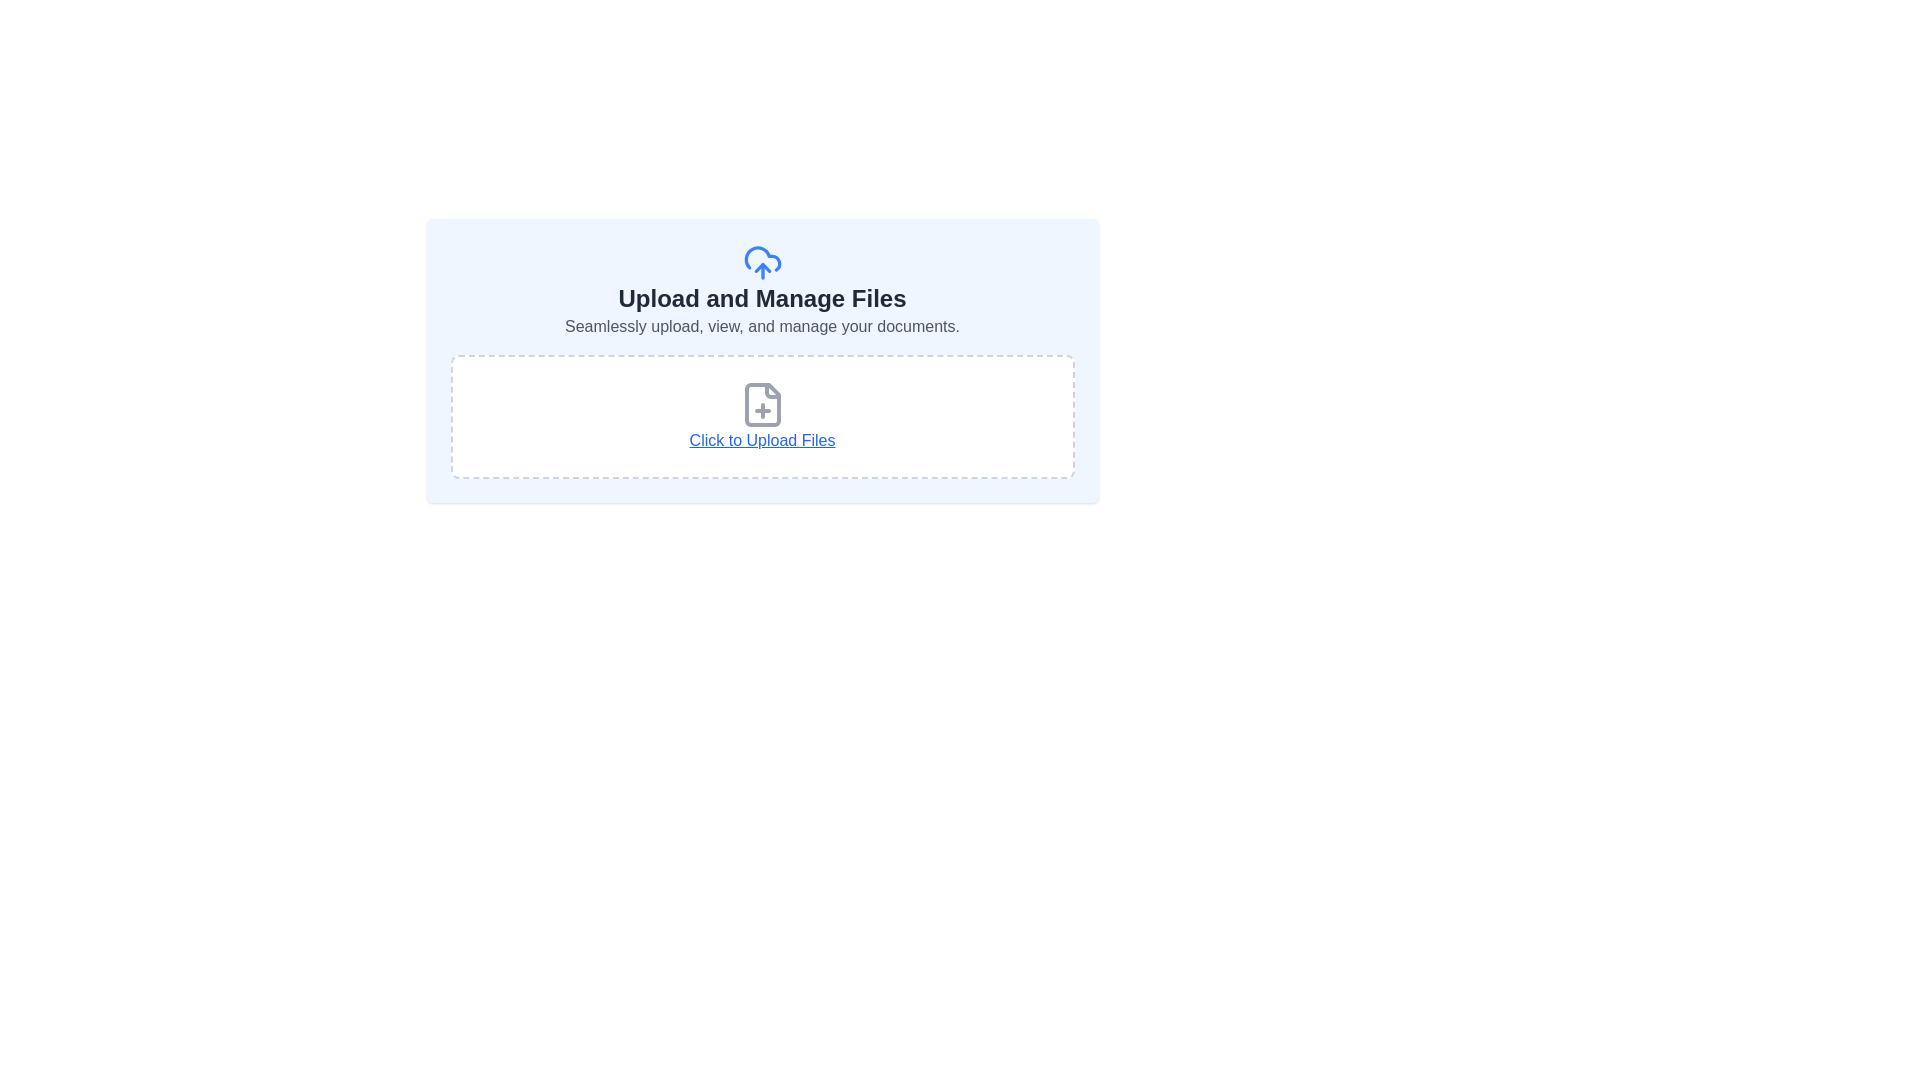  What do you see at coordinates (761, 261) in the screenshot?
I see `the file upload icon, which features cloud and arrow imagery, positioned centrally above the 'Upload and Manage Files' heading` at bounding box center [761, 261].